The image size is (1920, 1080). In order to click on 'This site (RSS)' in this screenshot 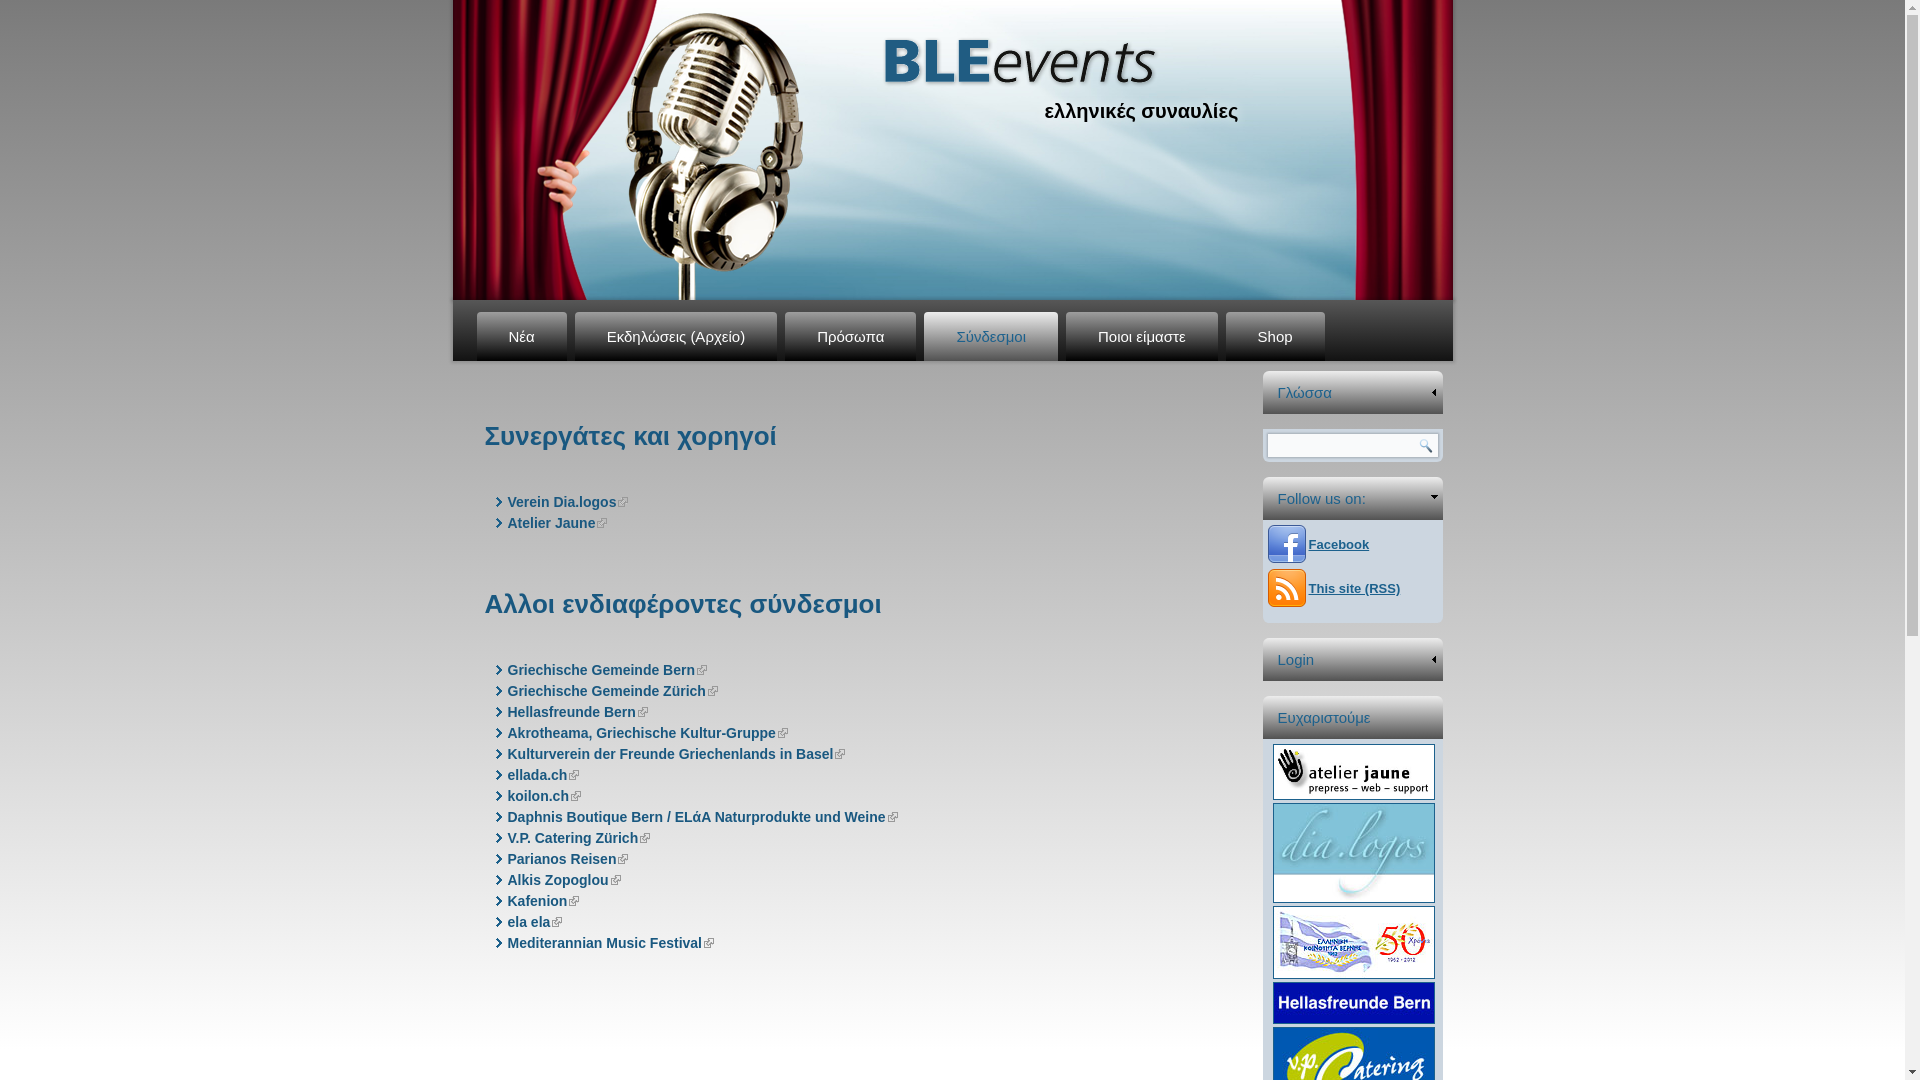, I will do `click(1337, 589)`.